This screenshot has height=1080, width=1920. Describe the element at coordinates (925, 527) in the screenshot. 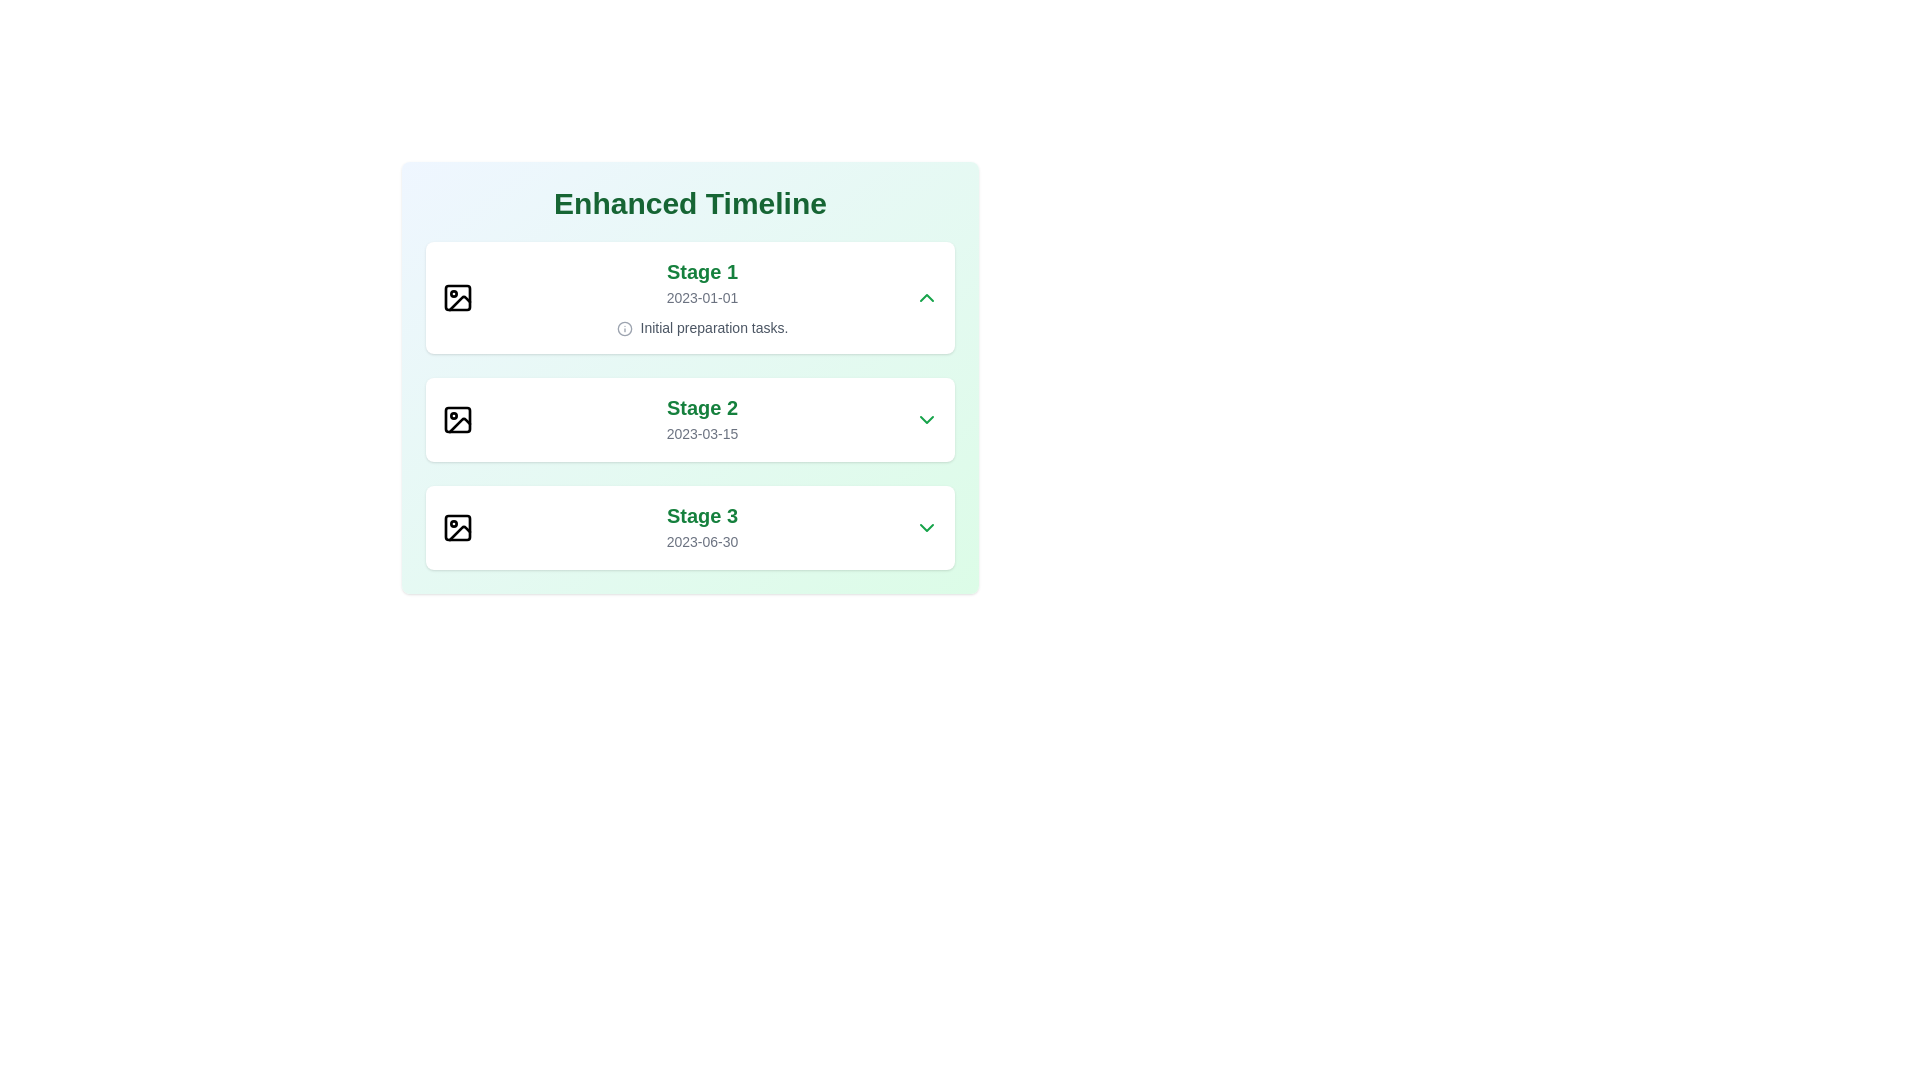

I see `the green downward-pointing chevron icon on the right side of the 'Stage 3 2023-06-30' panel` at that location.